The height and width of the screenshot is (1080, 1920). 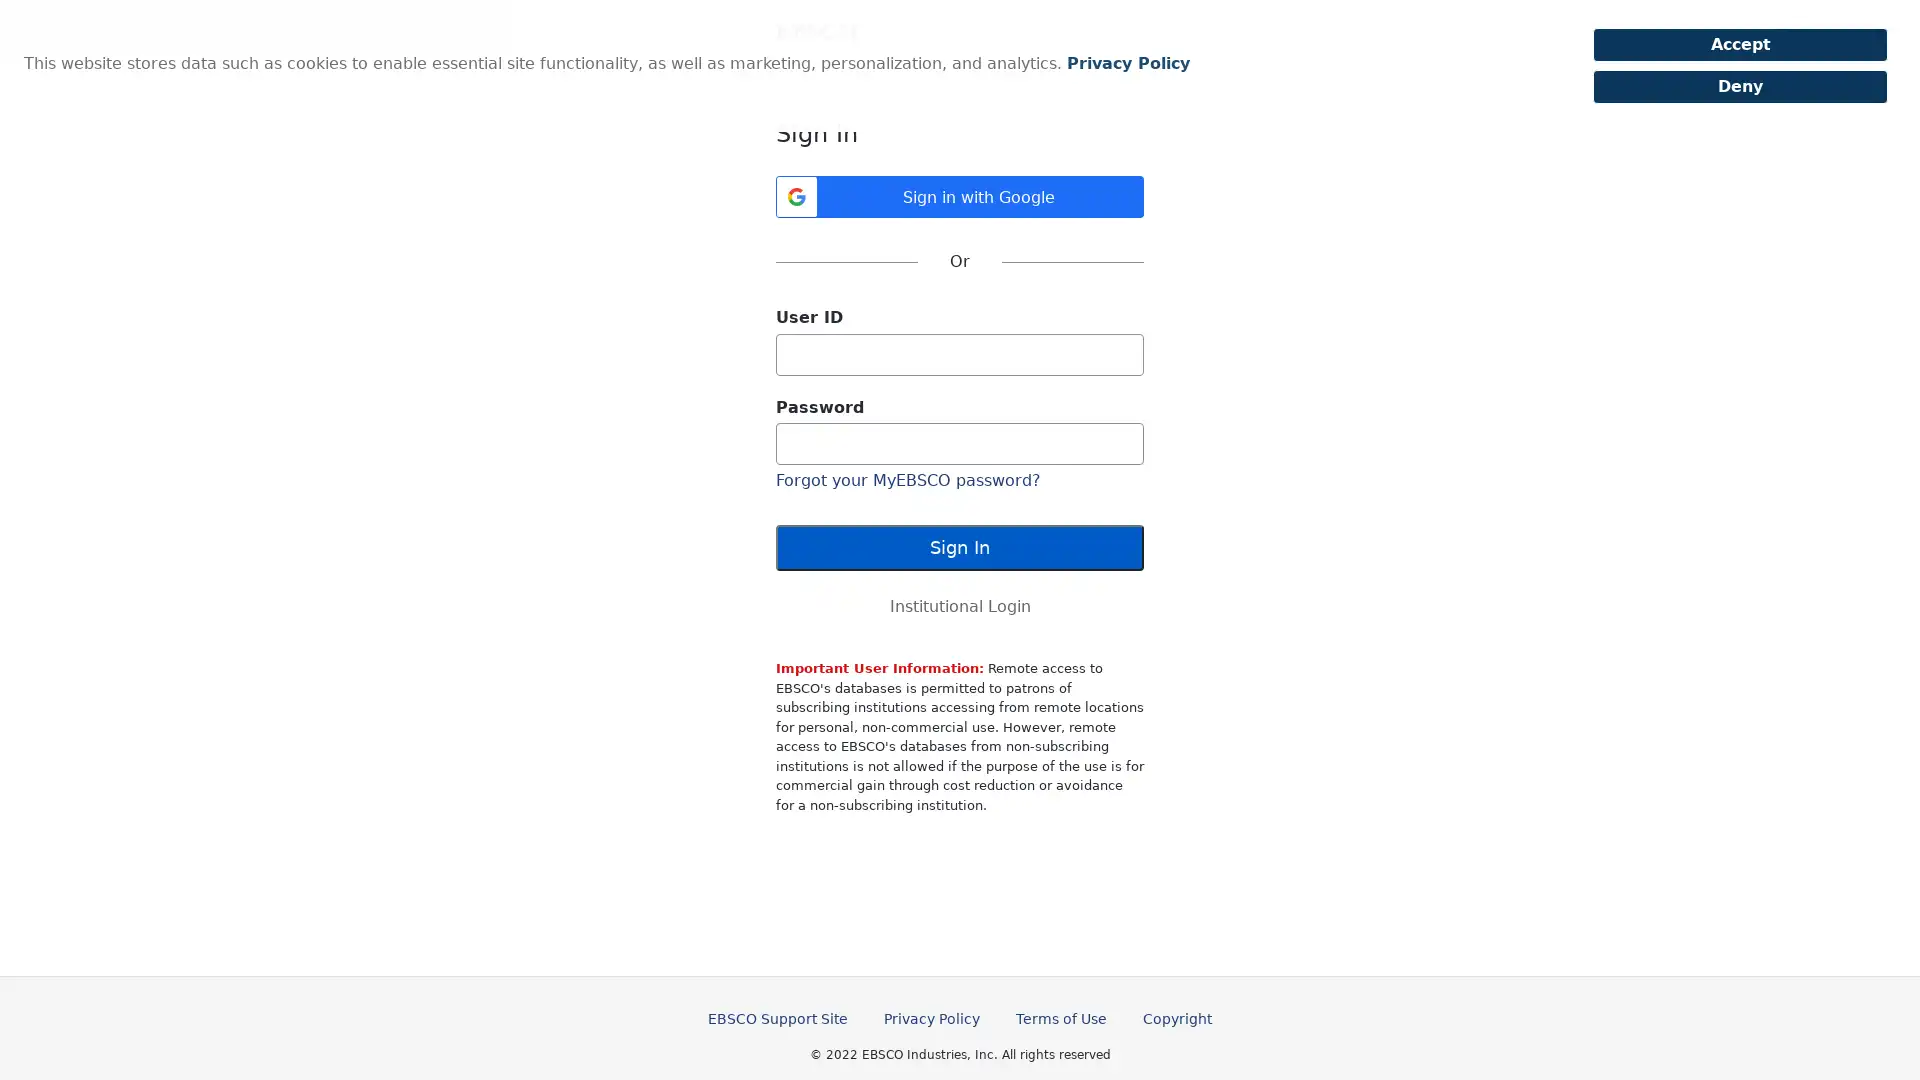 What do you see at coordinates (1739, 45) in the screenshot?
I see `Accept` at bounding box center [1739, 45].